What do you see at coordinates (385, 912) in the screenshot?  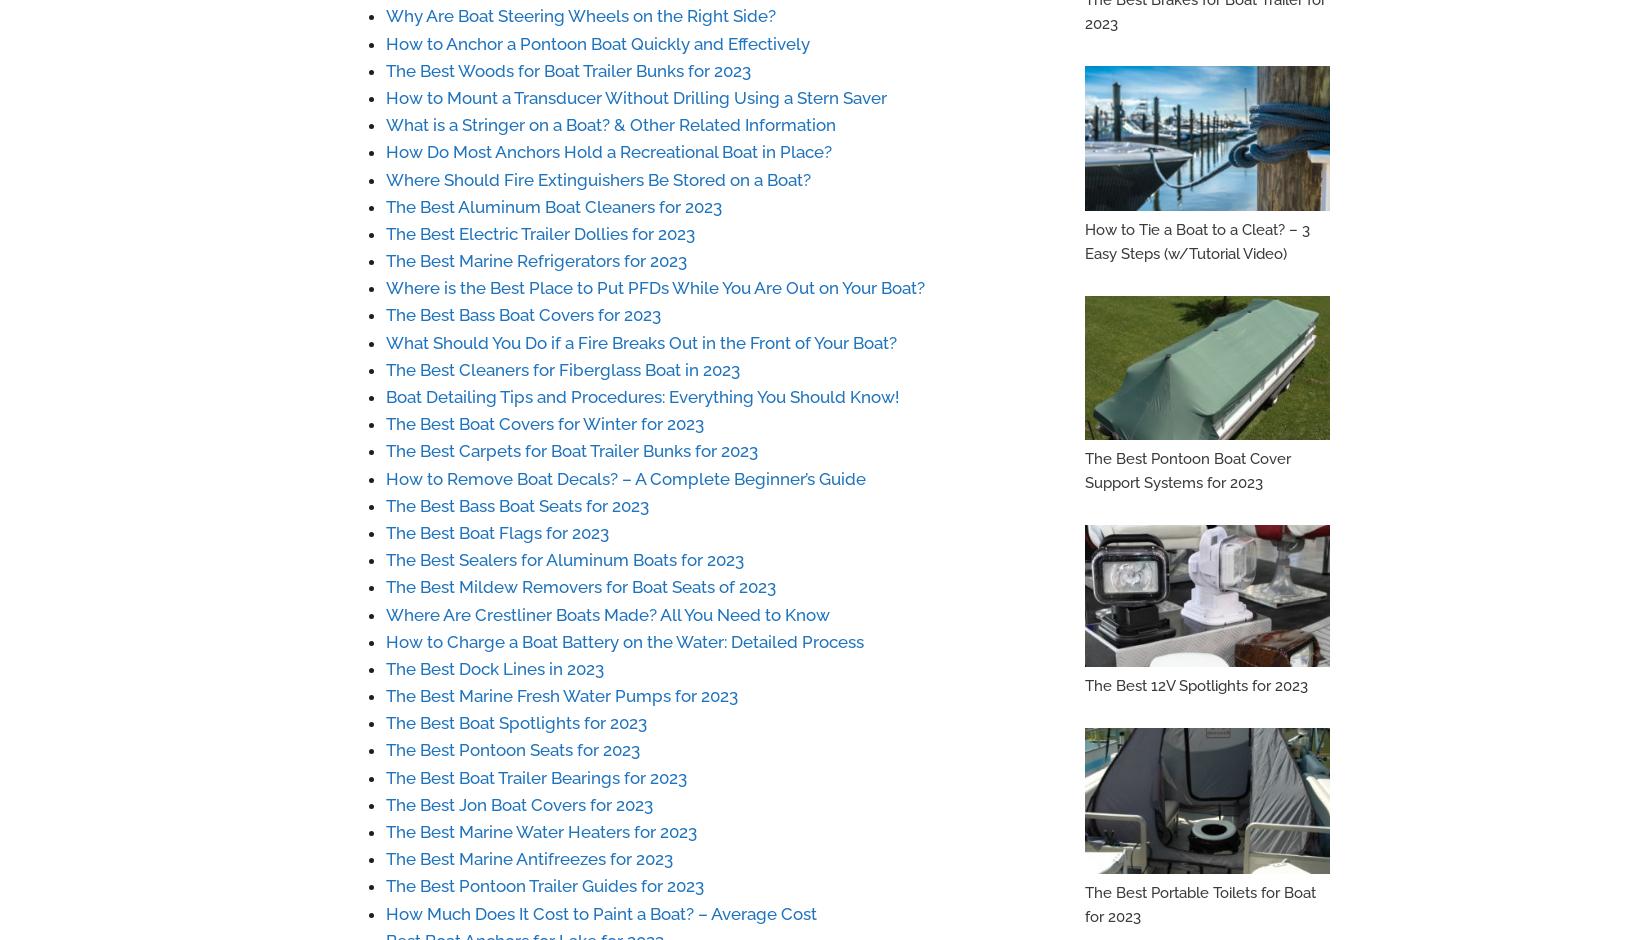 I see `'How Much Does It Cost to Paint a Boat? – Average Cost'` at bounding box center [385, 912].